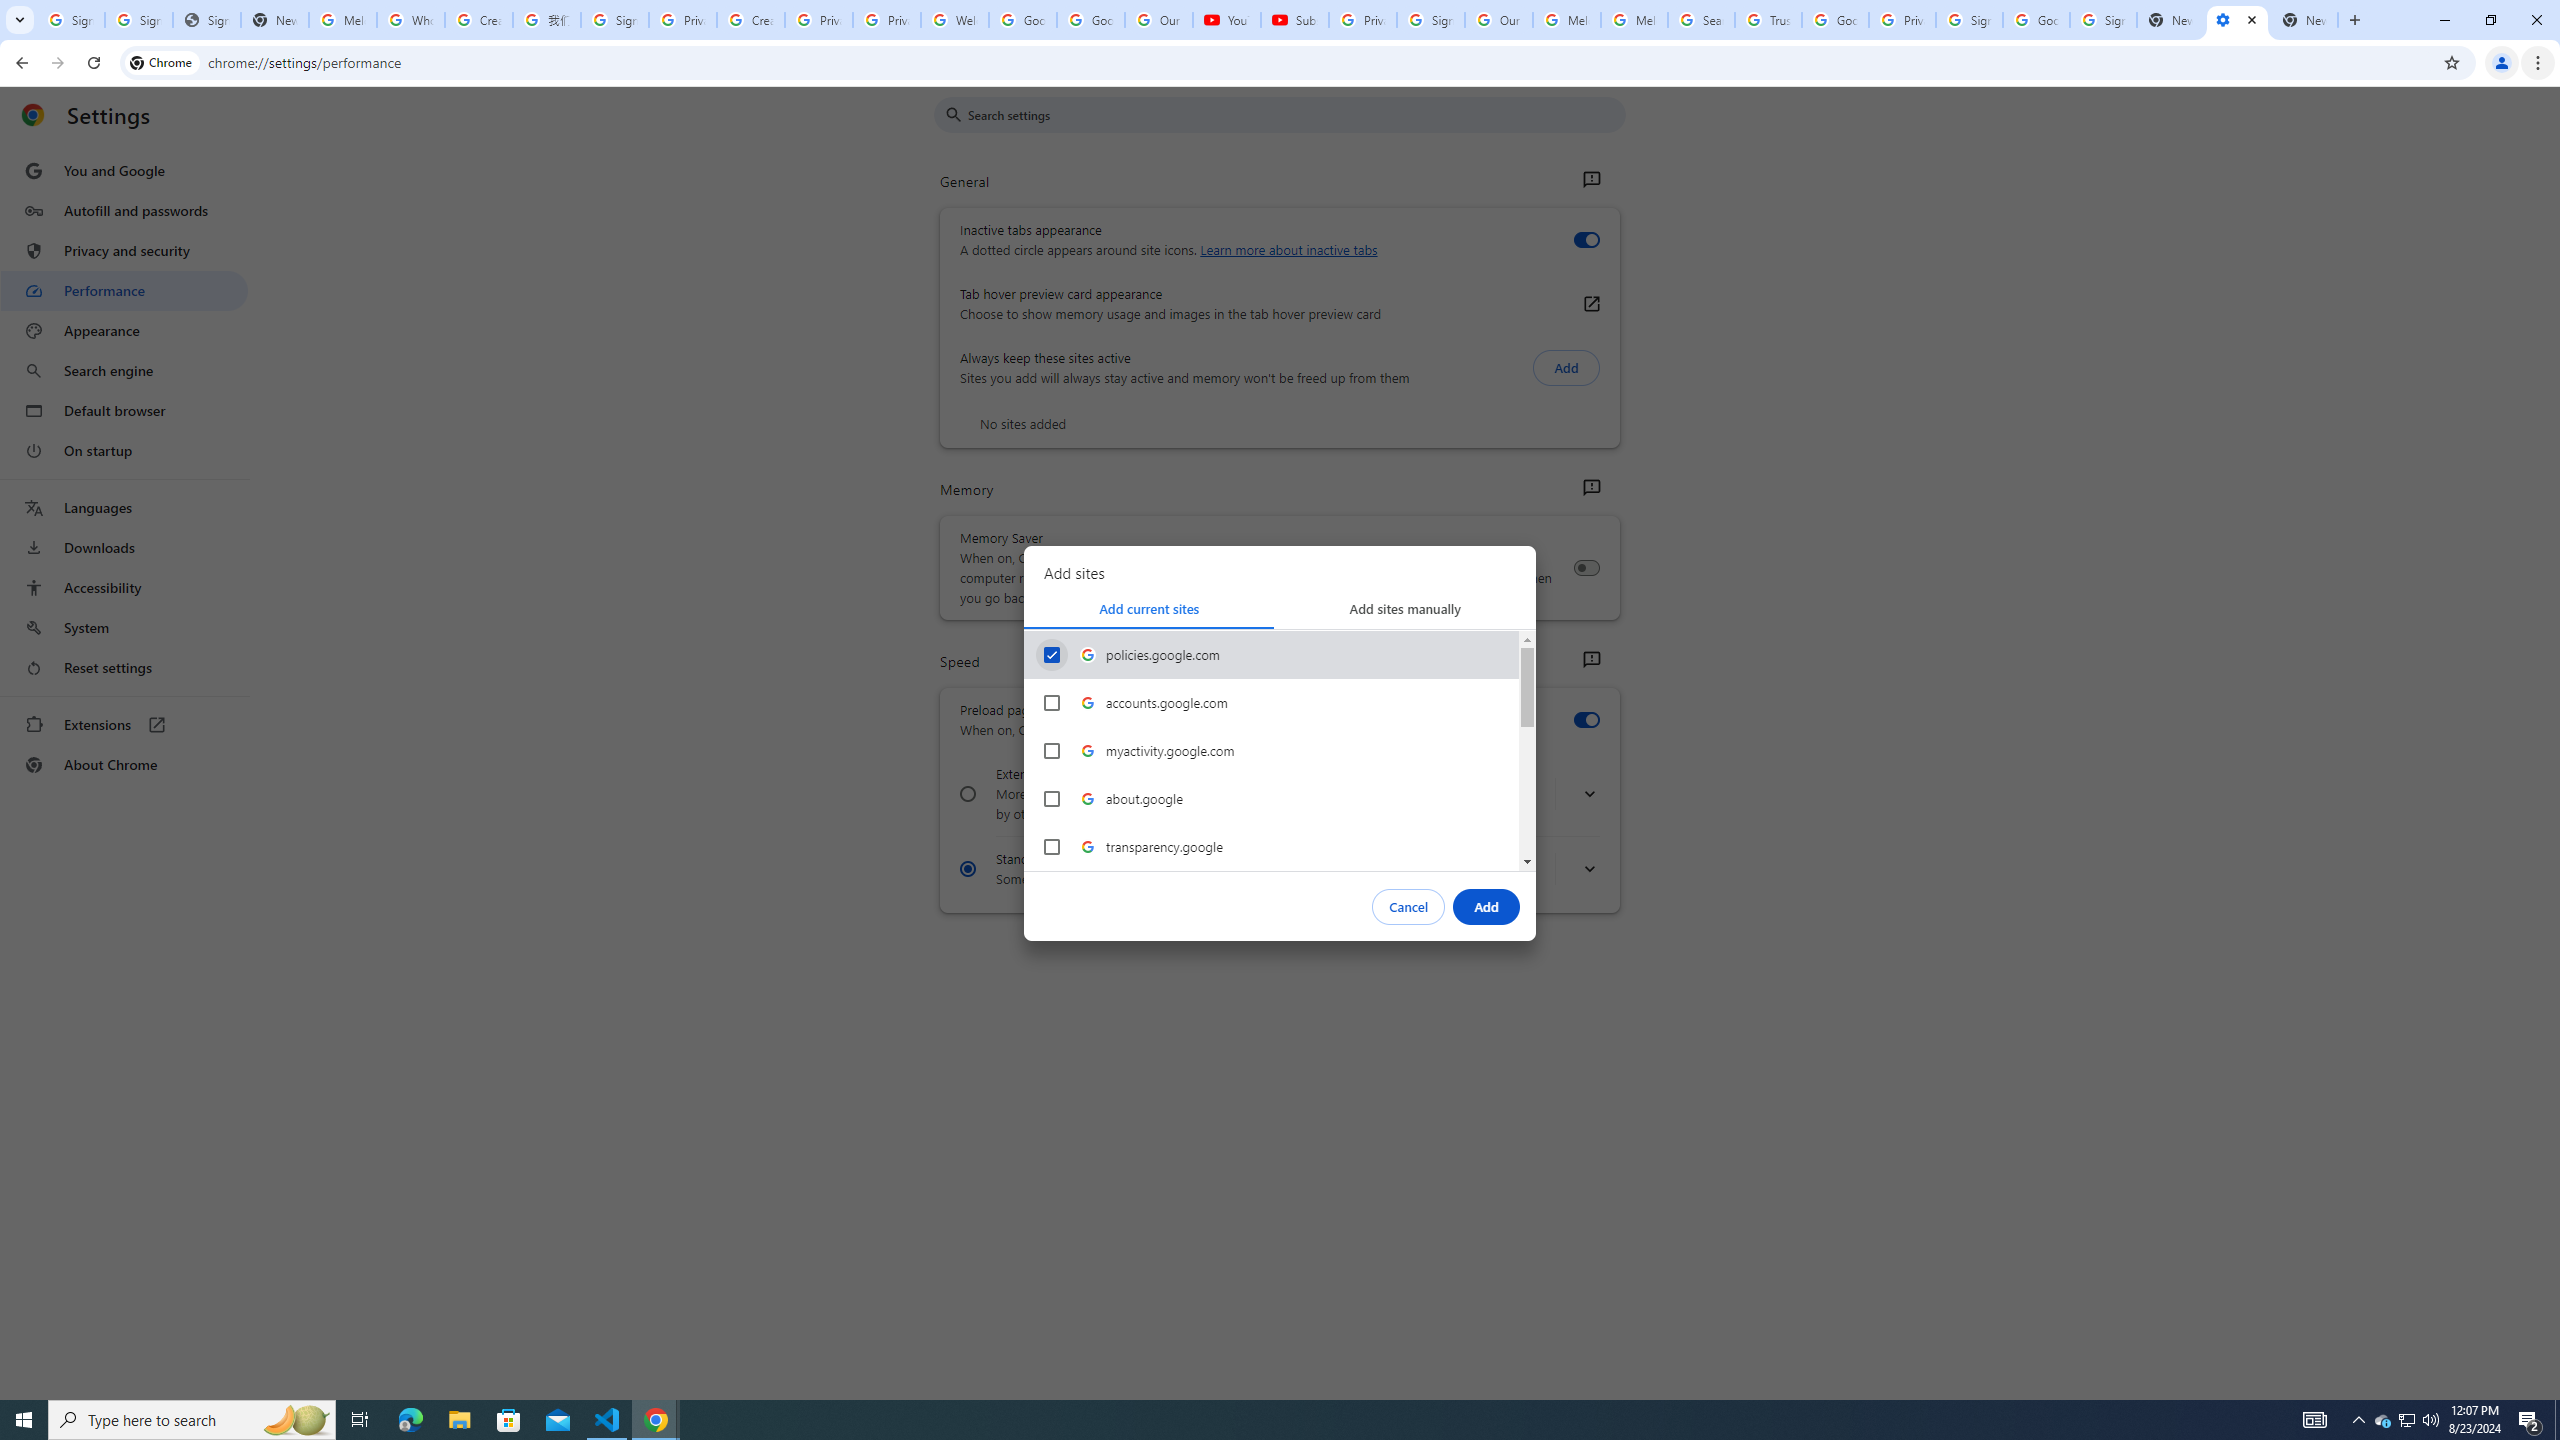 The height and width of the screenshot is (1440, 2560). I want to click on 'Add current sites', so click(1149, 608).